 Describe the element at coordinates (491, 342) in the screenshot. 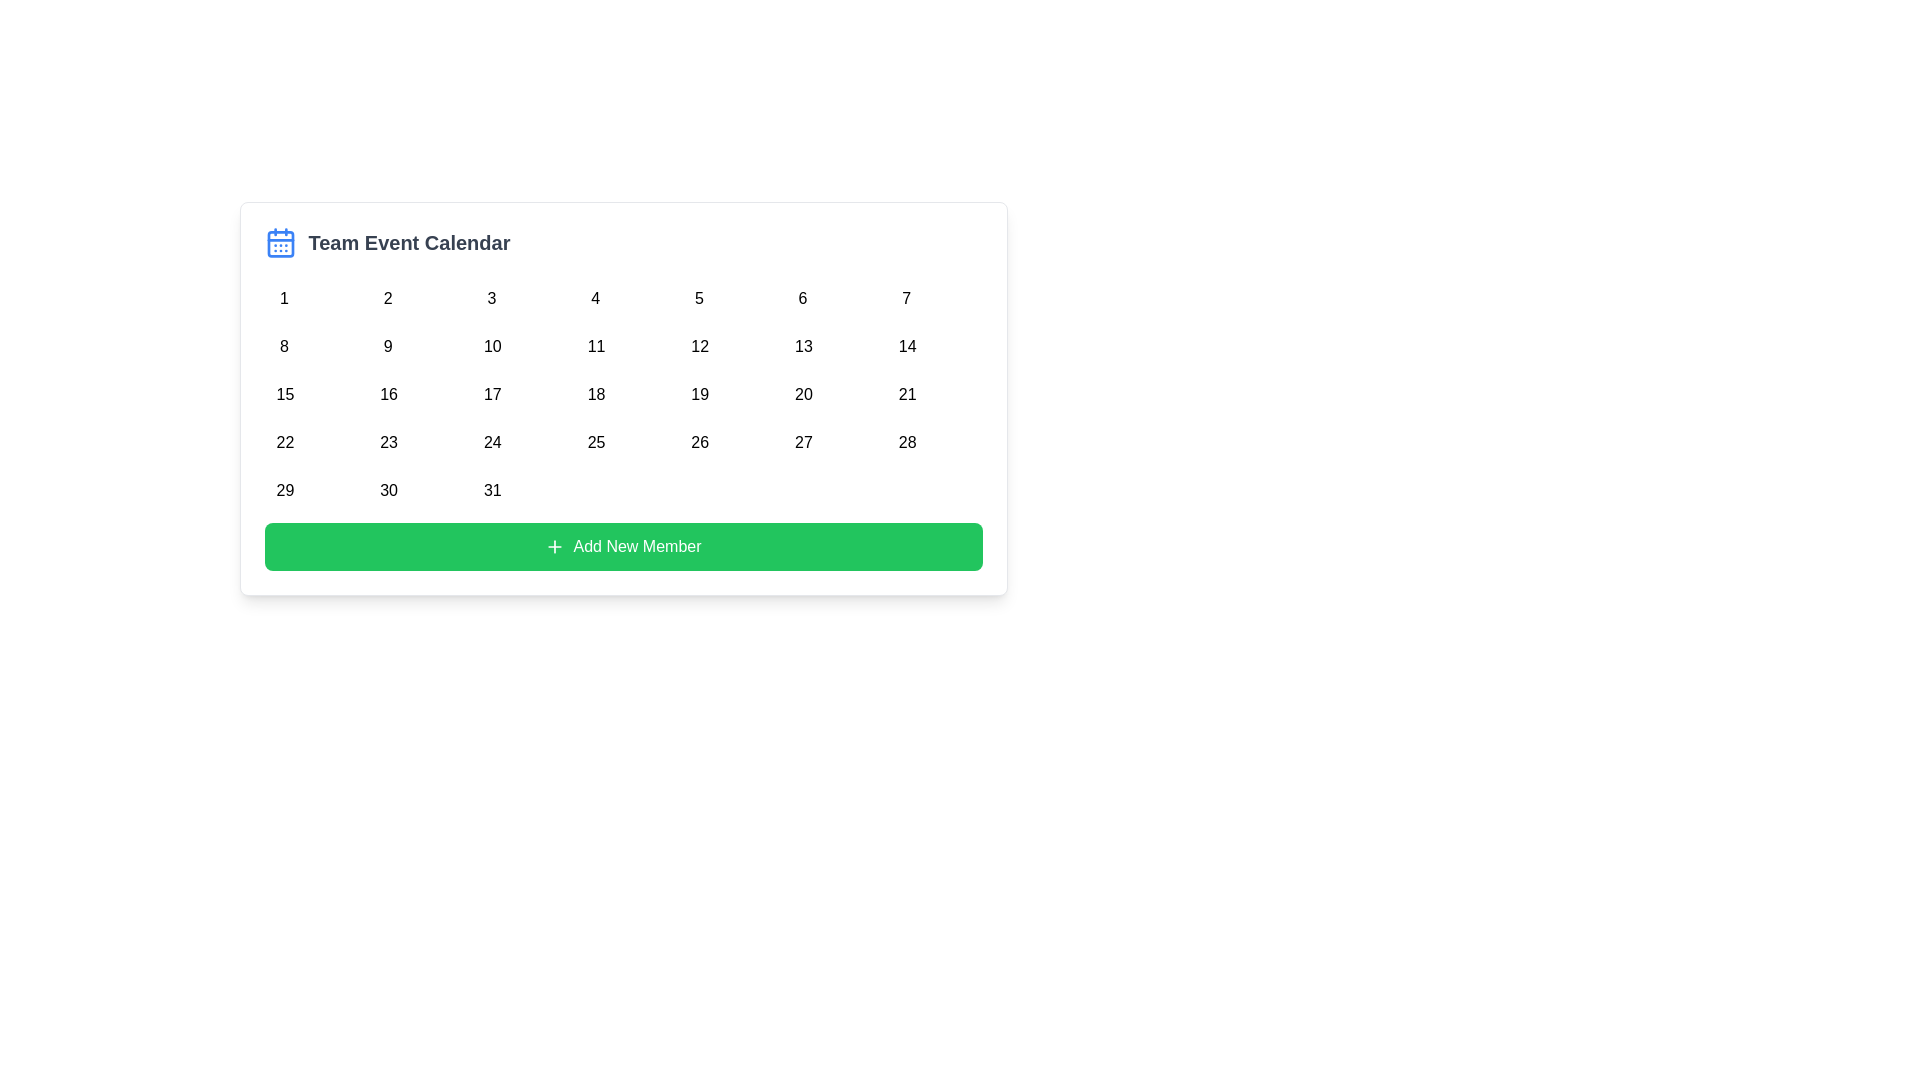

I see `the rectangular button displaying the text '10' located` at that location.